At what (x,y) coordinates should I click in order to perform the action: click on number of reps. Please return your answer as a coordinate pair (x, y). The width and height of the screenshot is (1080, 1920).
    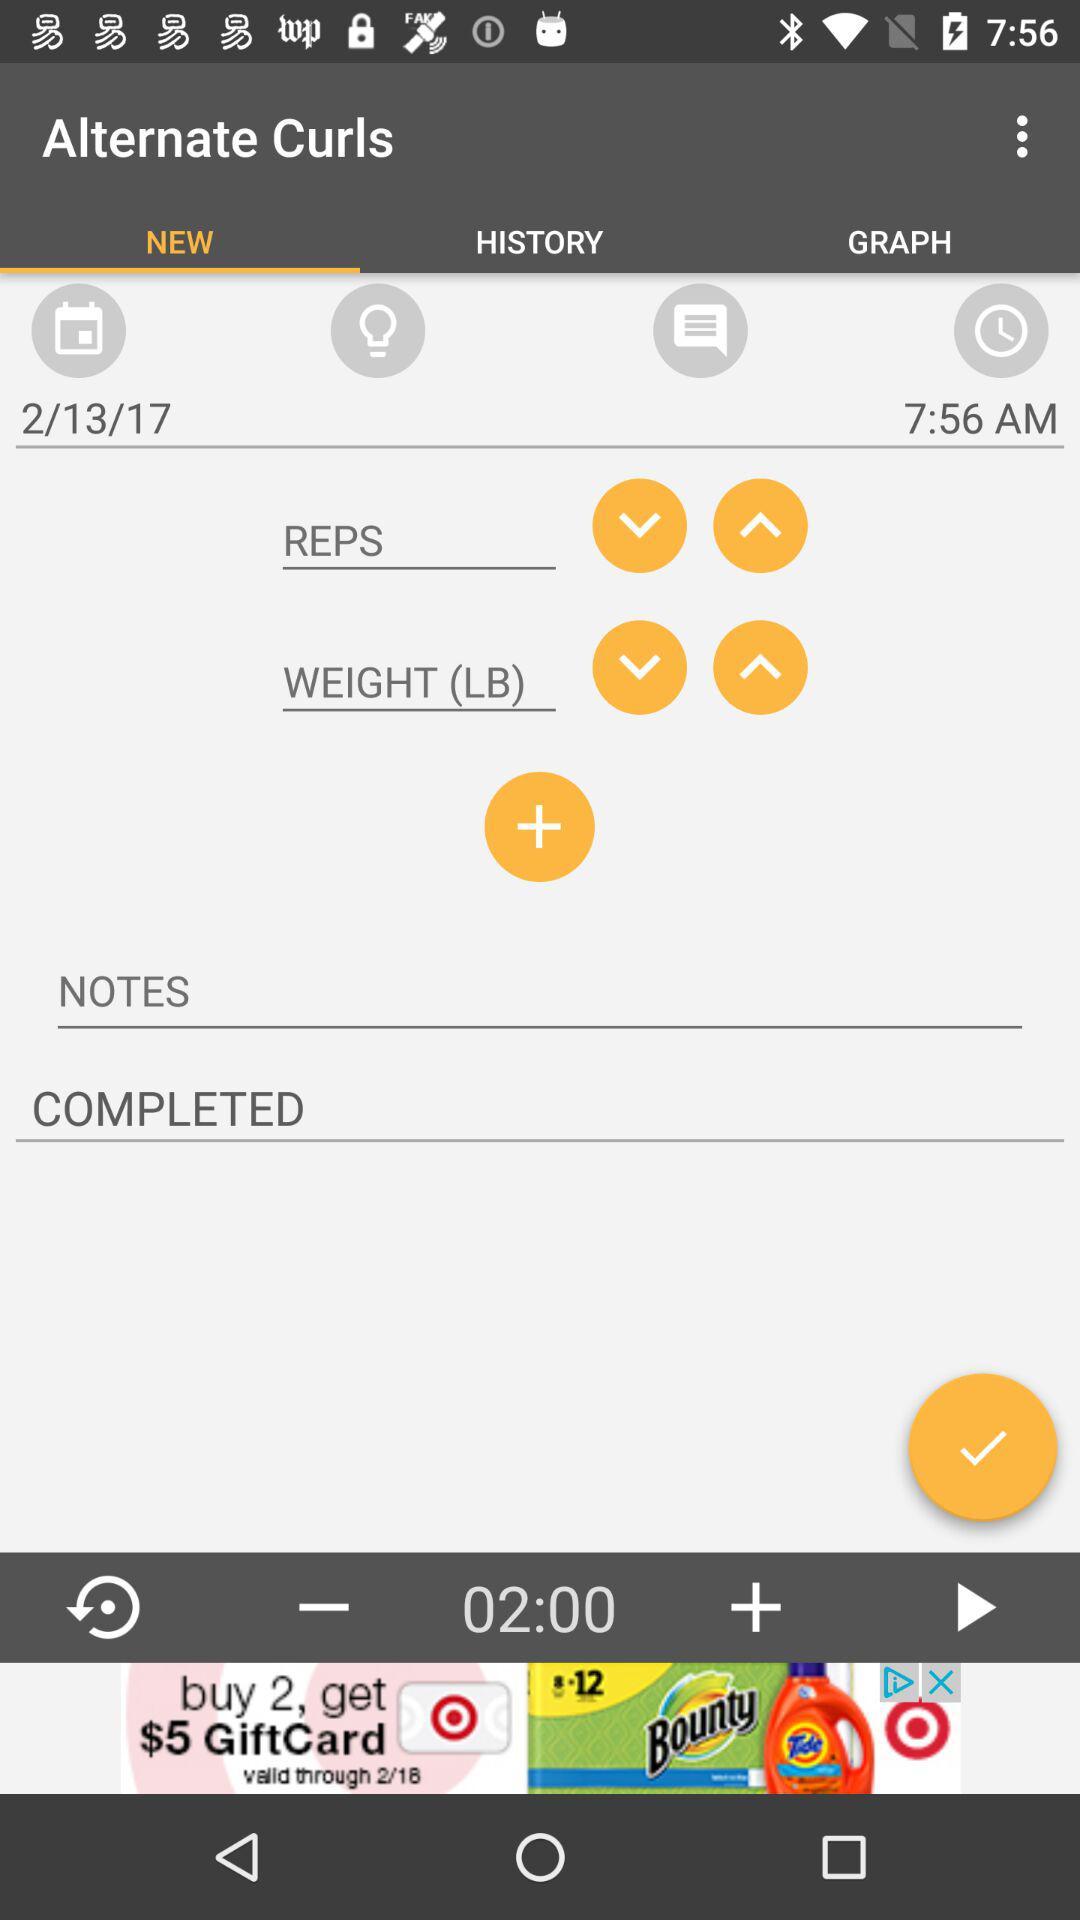
    Looking at the image, I should click on (418, 540).